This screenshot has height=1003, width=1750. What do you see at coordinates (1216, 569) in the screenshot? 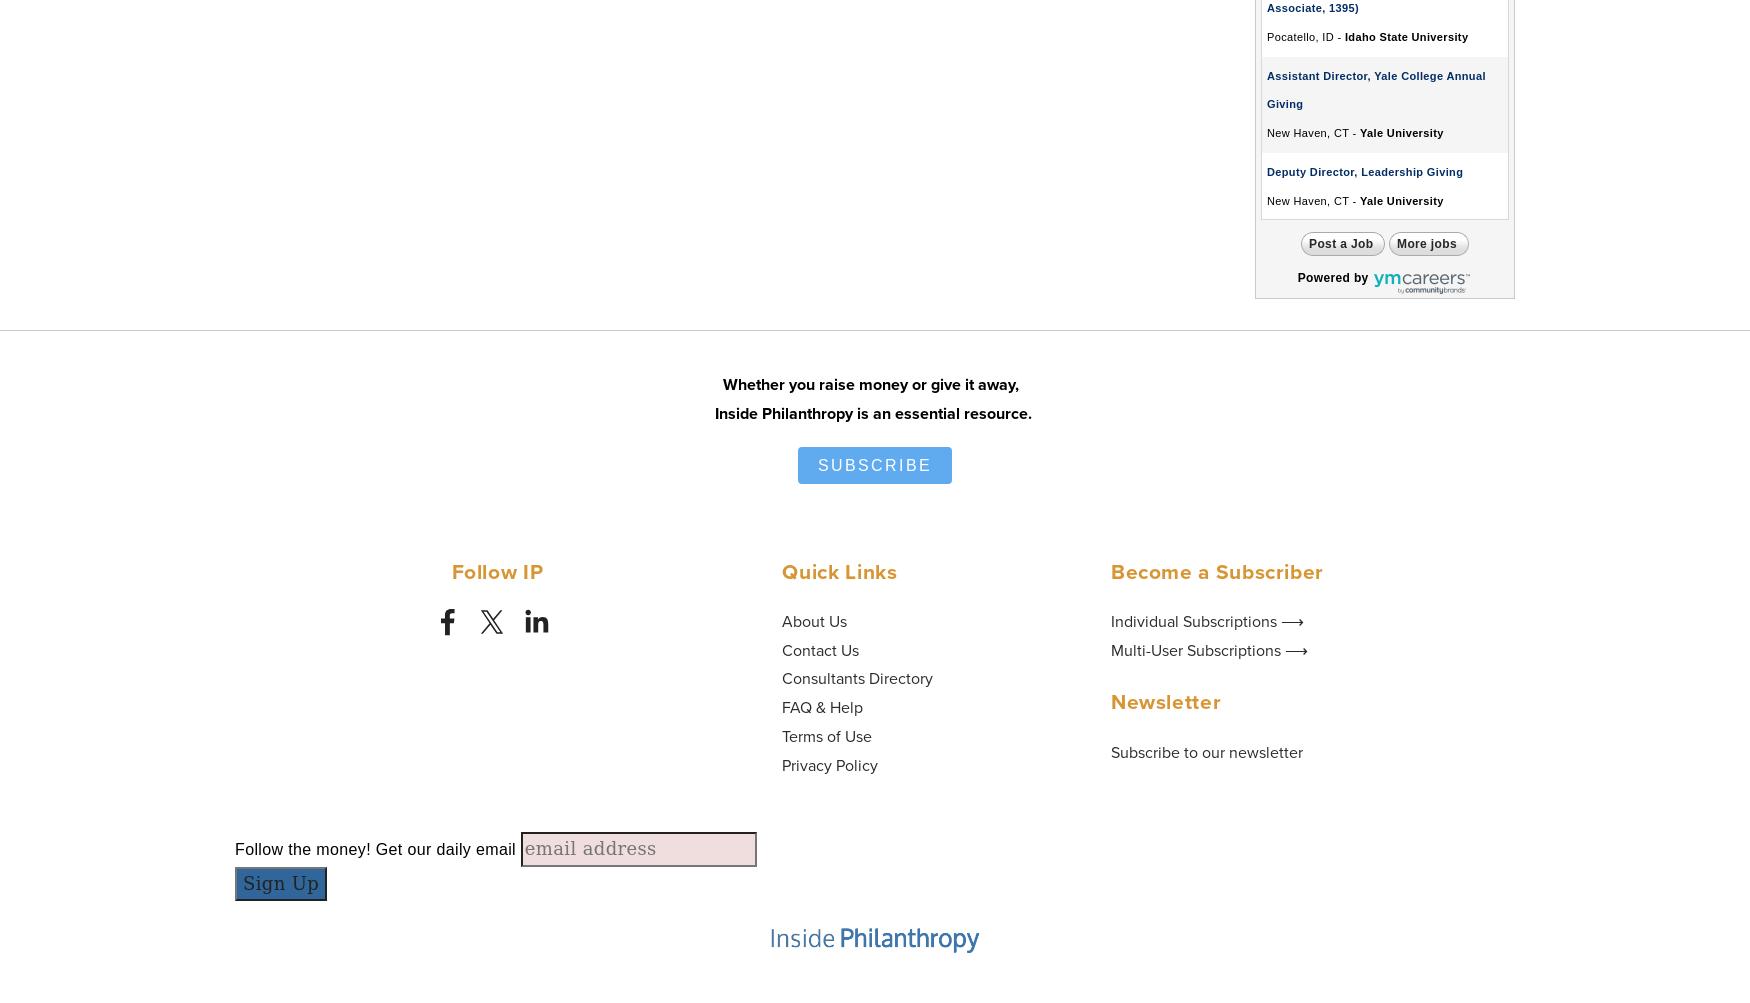
I see `'Become a Subscriber'` at bounding box center [1216, 569].